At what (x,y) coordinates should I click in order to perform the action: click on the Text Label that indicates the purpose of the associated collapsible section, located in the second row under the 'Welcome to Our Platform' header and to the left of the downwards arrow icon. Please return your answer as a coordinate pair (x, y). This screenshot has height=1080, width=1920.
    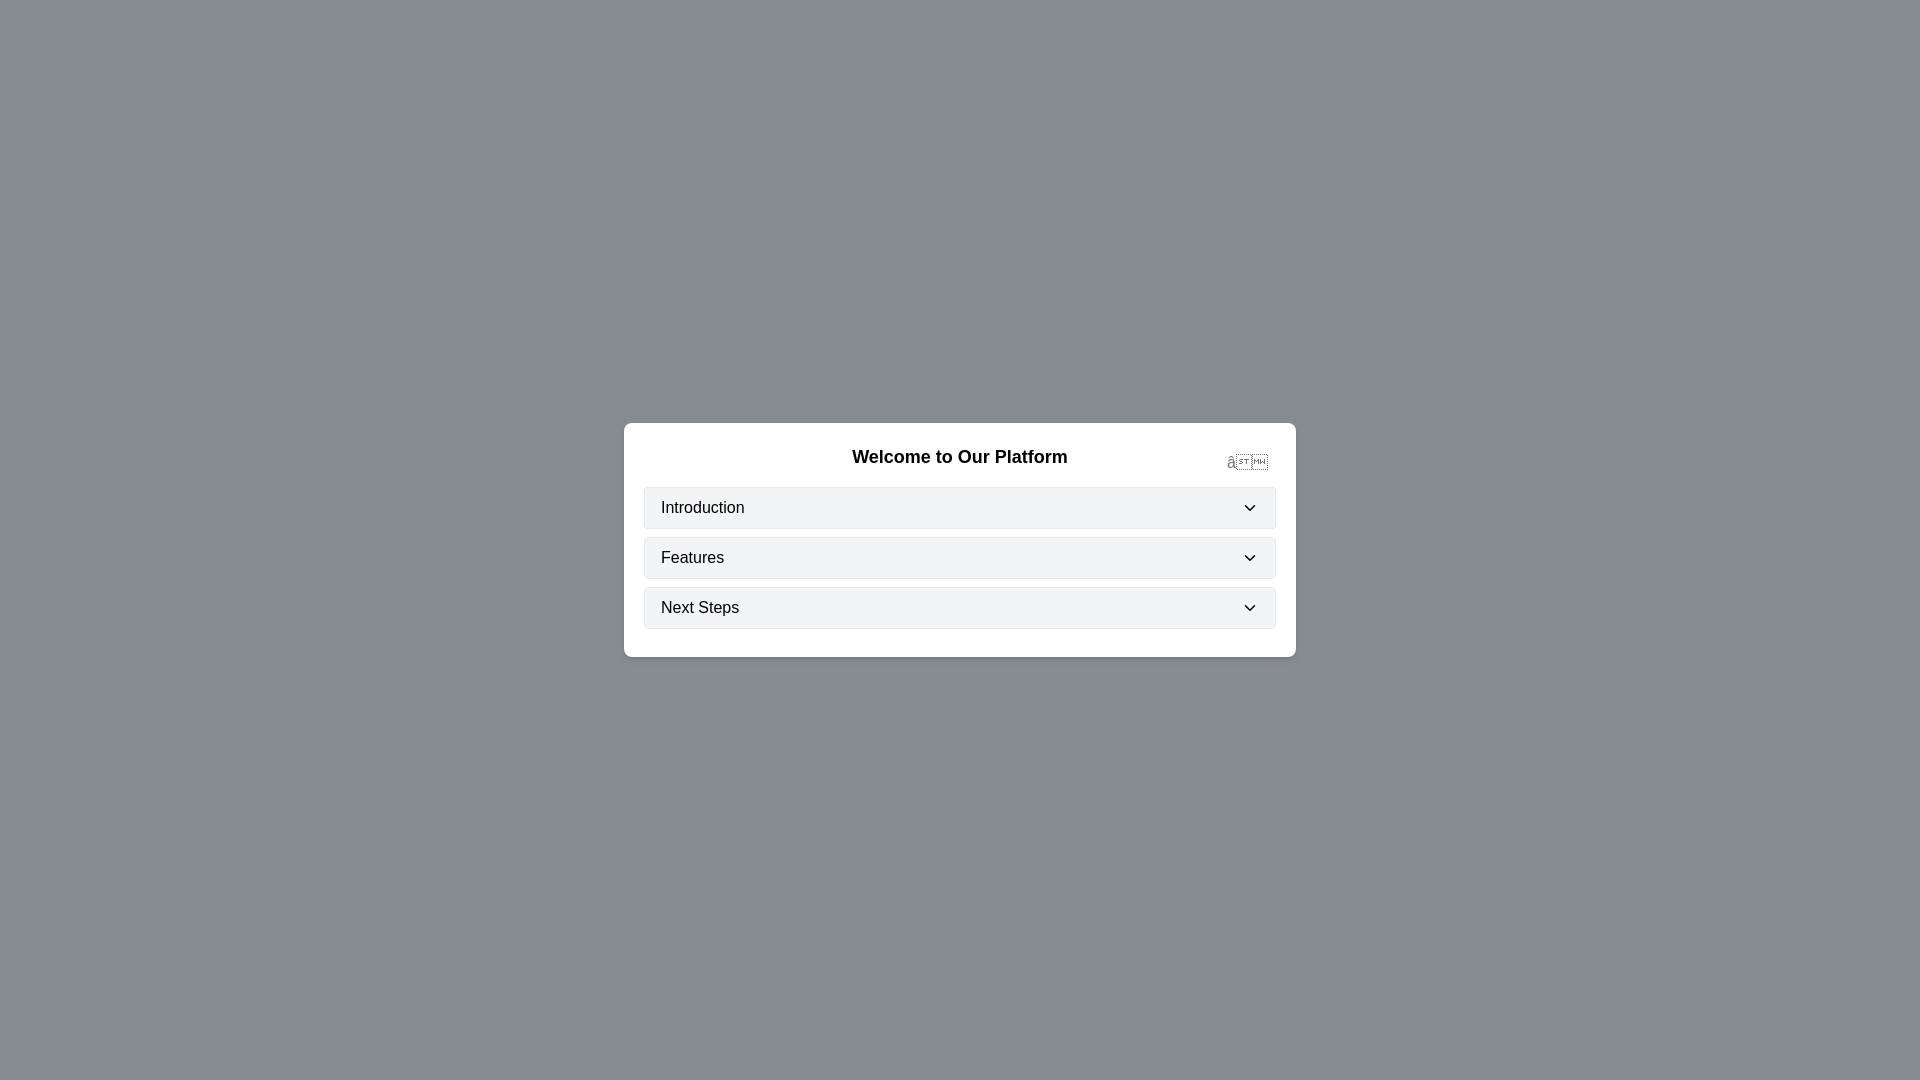
    Looking at the image, I should click on (692, 558).